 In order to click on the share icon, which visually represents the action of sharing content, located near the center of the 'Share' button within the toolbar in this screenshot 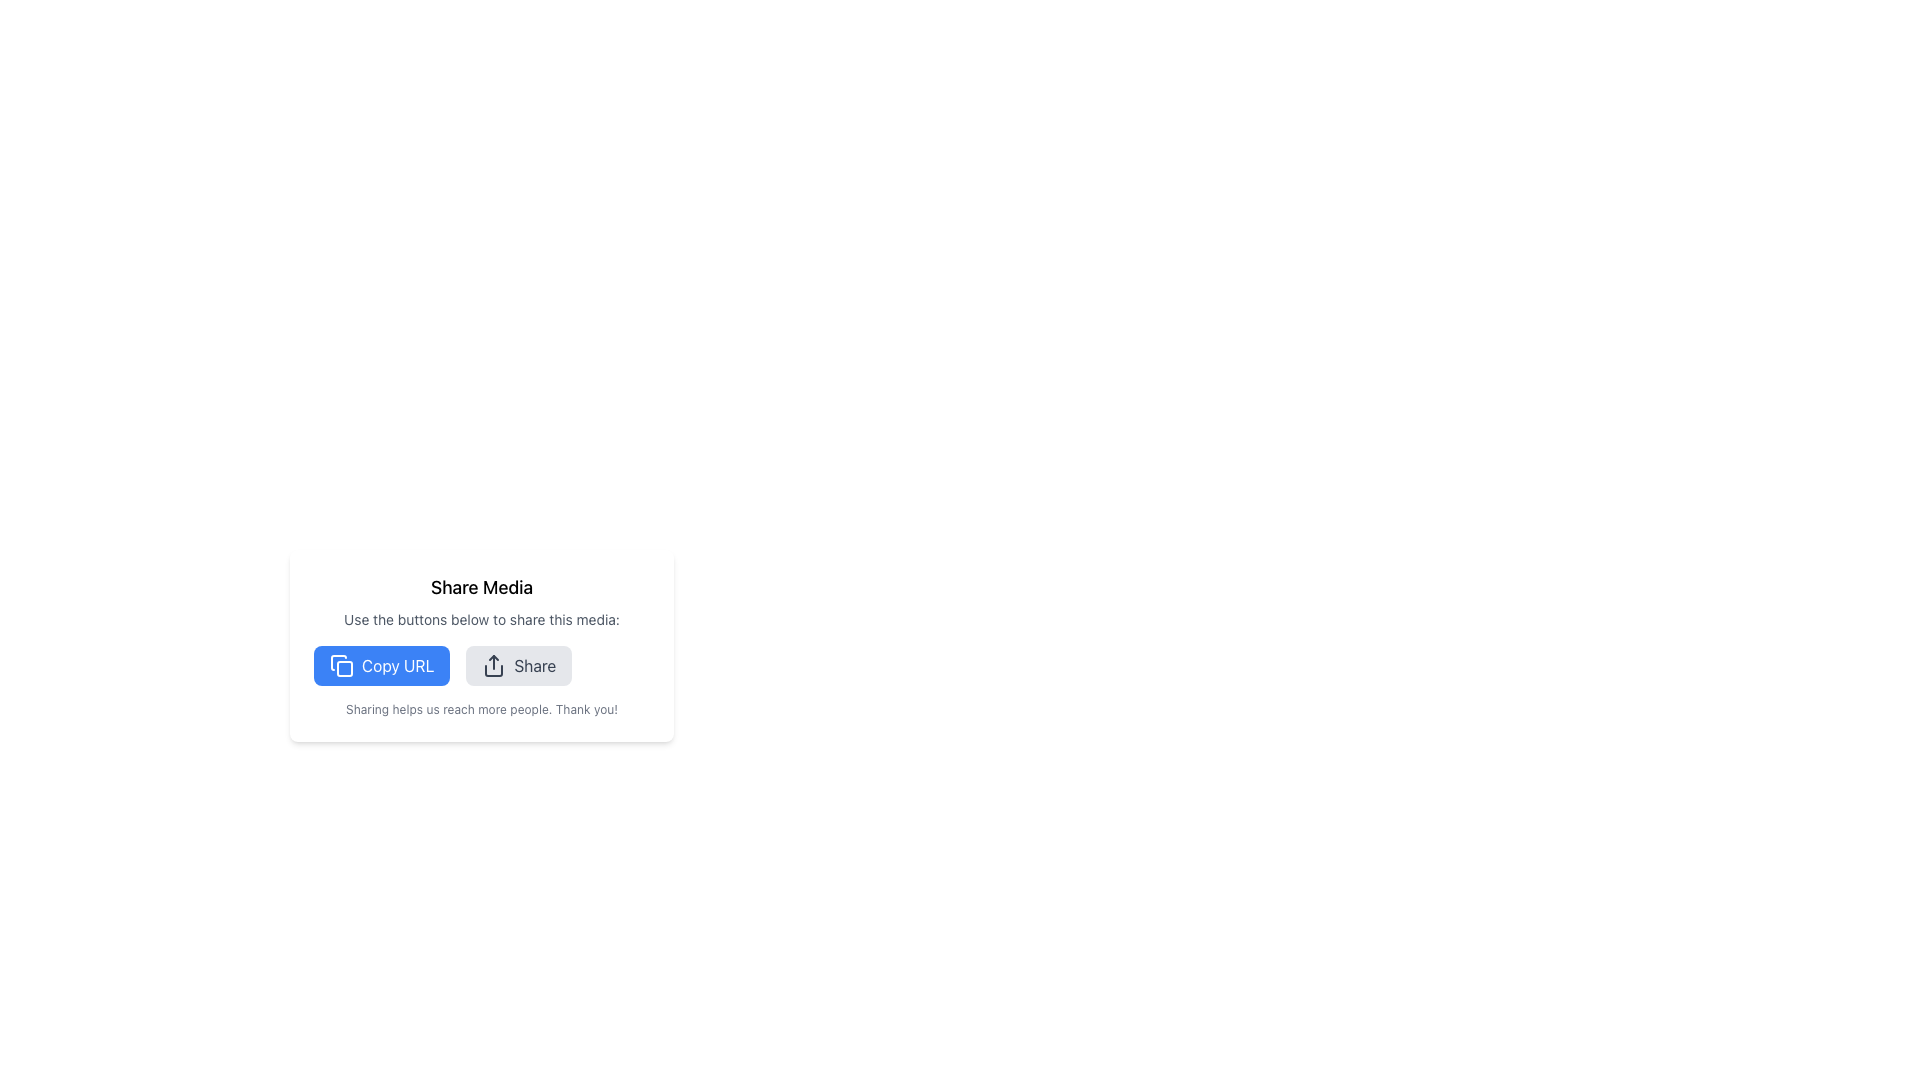, I will do `click(494, 666)`.